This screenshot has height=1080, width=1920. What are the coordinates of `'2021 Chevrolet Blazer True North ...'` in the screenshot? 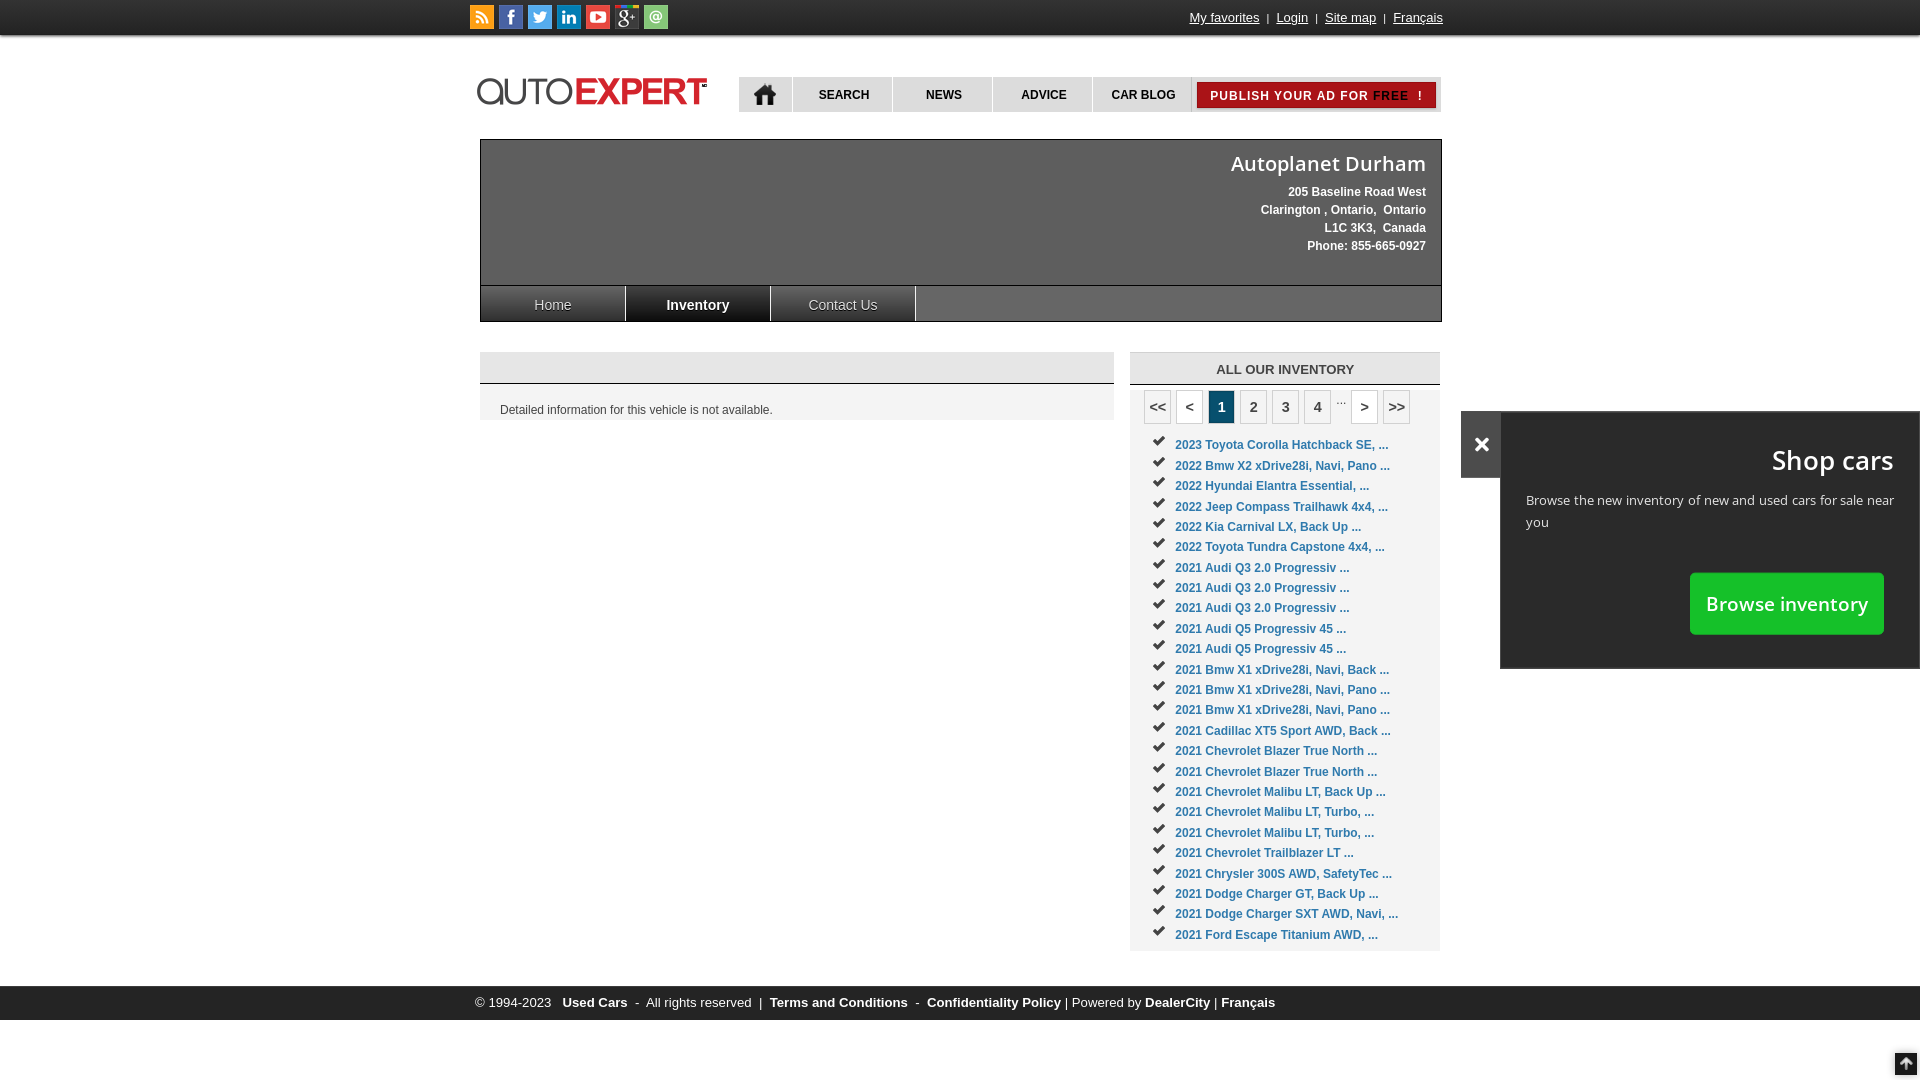 It's located at (1275, 751).